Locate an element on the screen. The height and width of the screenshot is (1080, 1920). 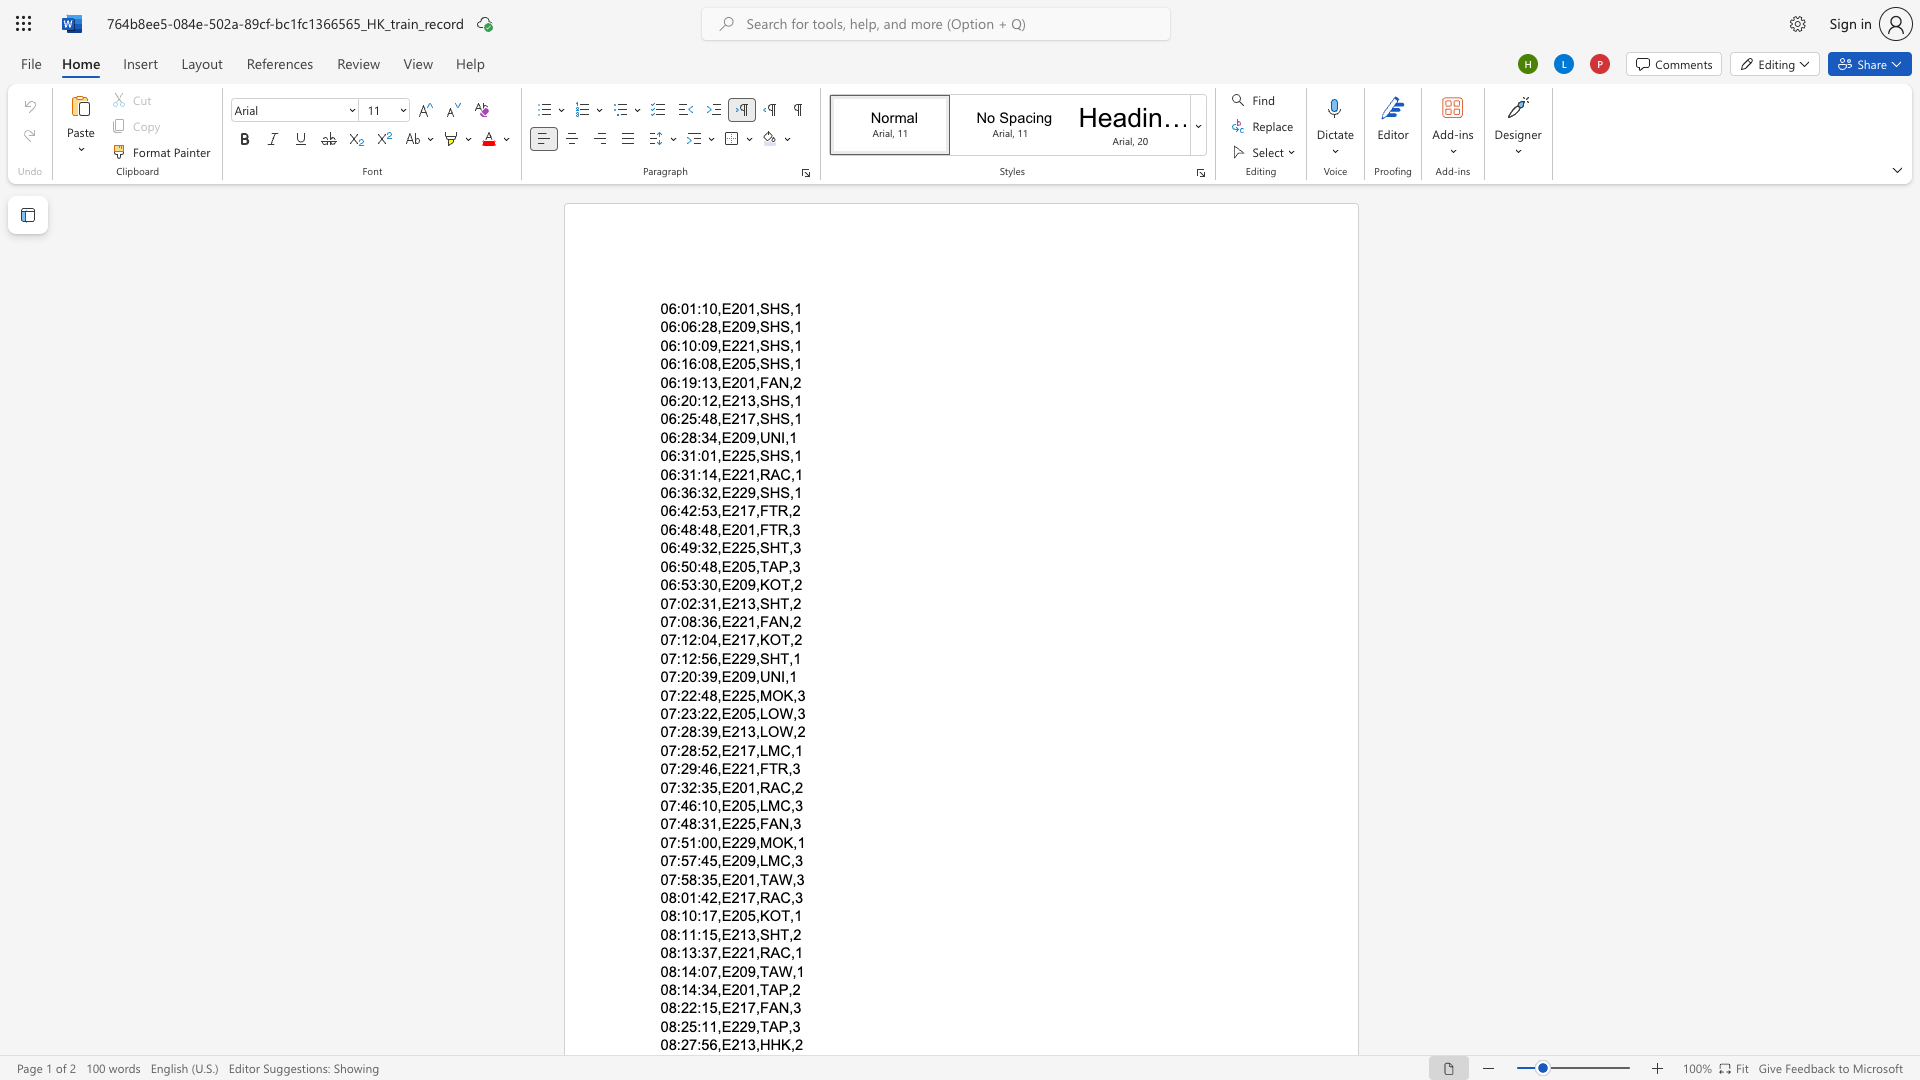
the subset text "8,E2" within the text "07:22:48,E225,MOK,3" is located at coordinates (709, 694).